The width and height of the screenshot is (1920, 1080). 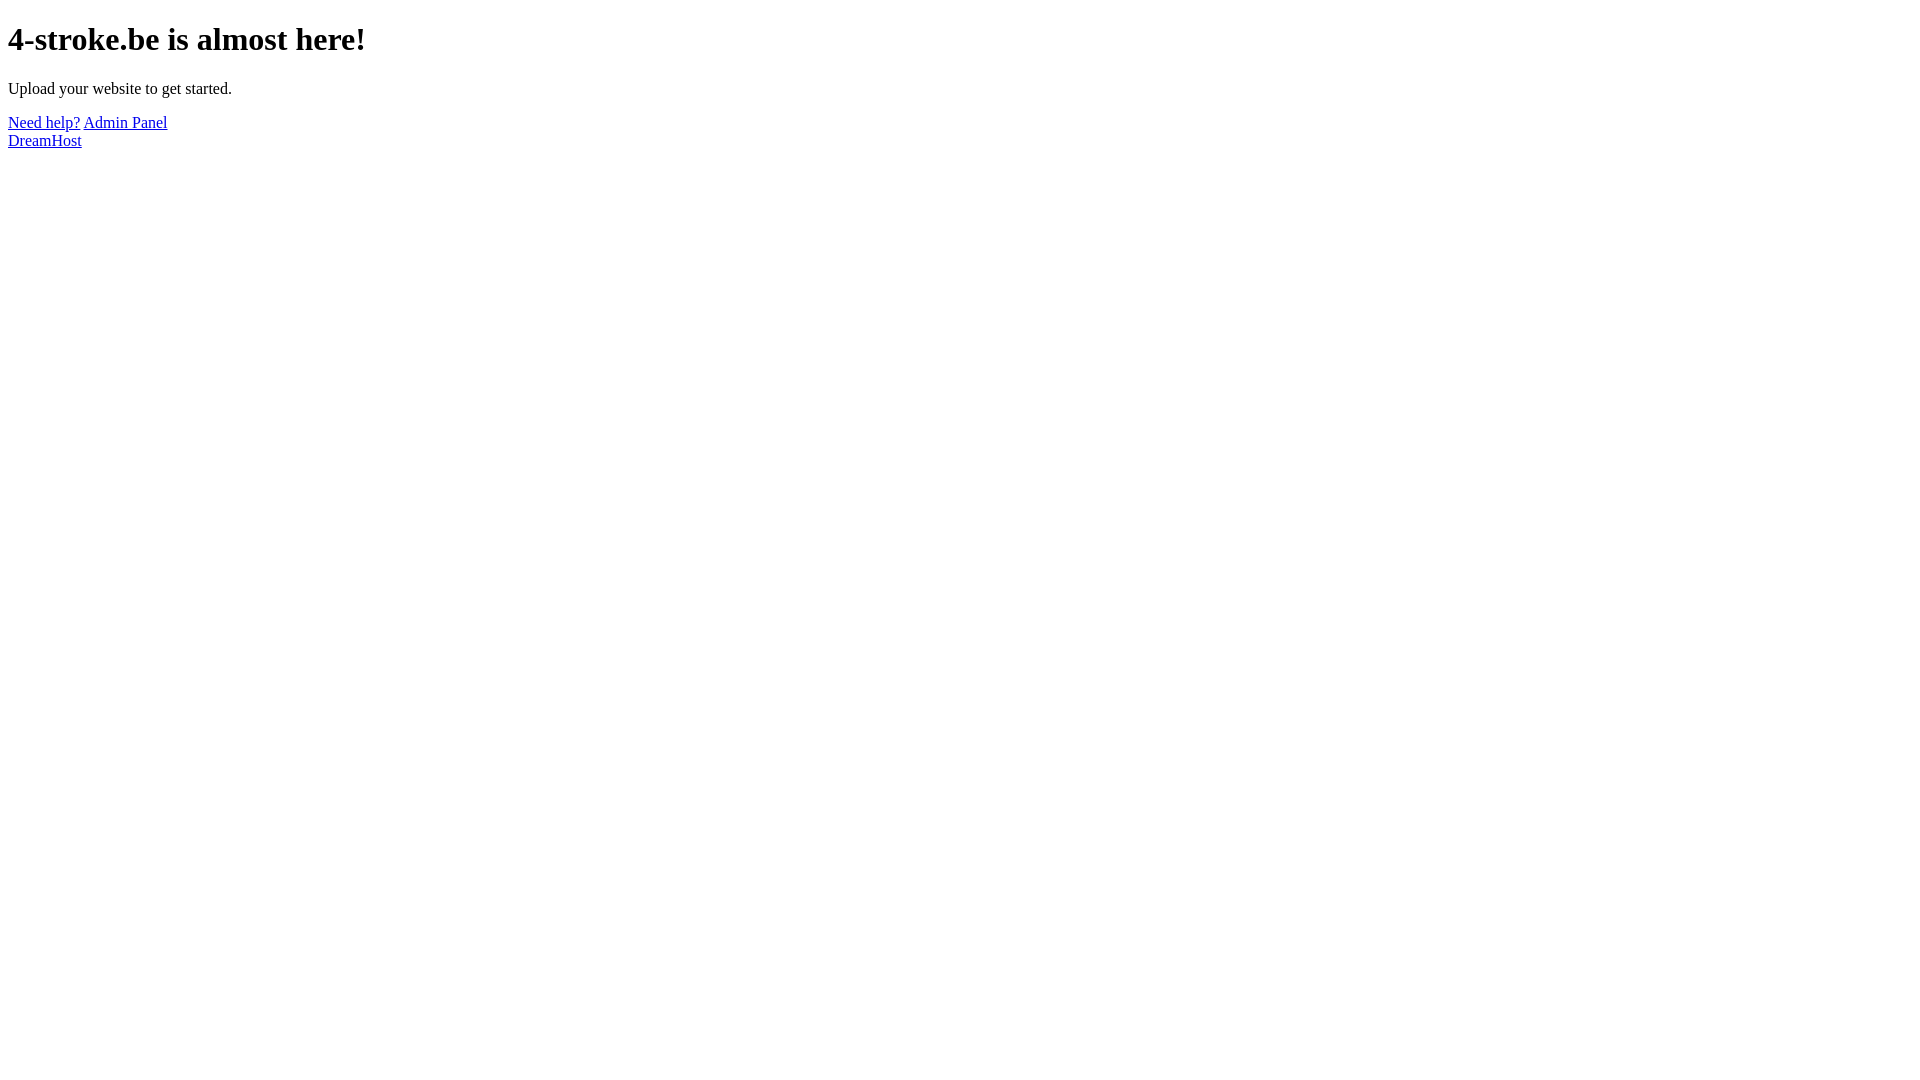 What do you see at coordinates (124, 122) in the screenshot?
I see `'Admin Panel'` at bounding box center [124, 122].